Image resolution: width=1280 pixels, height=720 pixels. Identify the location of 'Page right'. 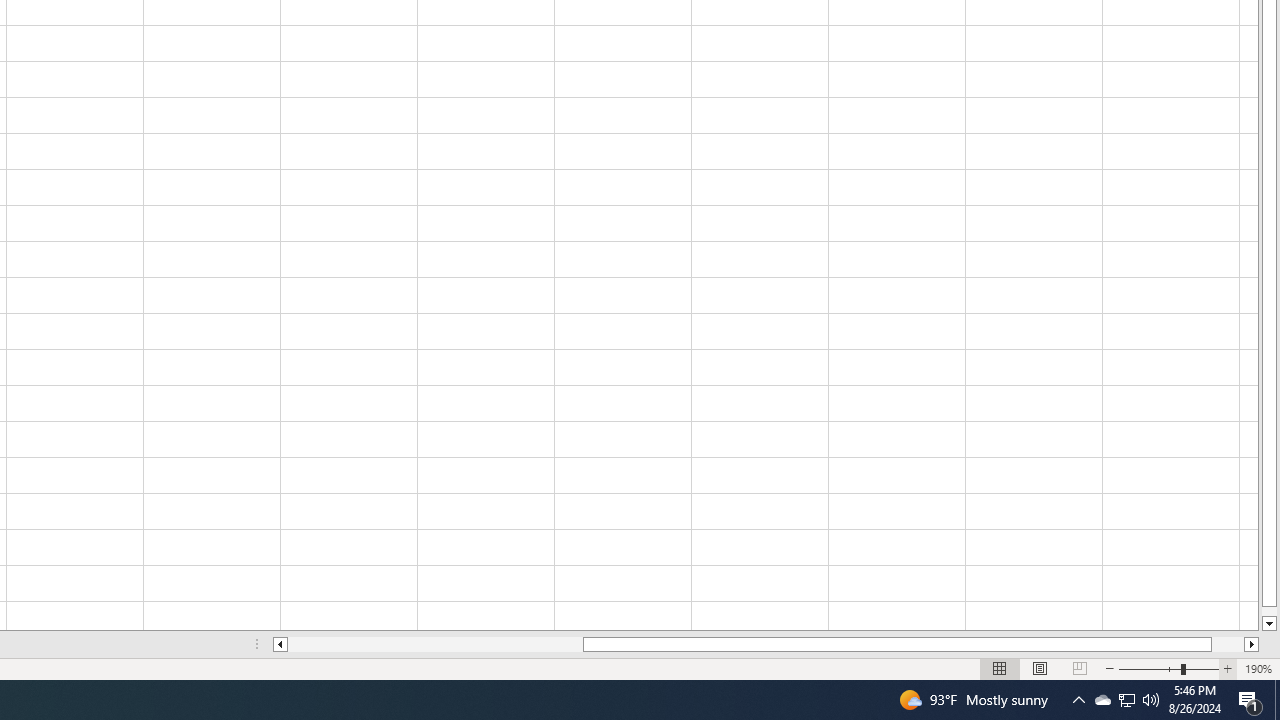
(1227, 644).